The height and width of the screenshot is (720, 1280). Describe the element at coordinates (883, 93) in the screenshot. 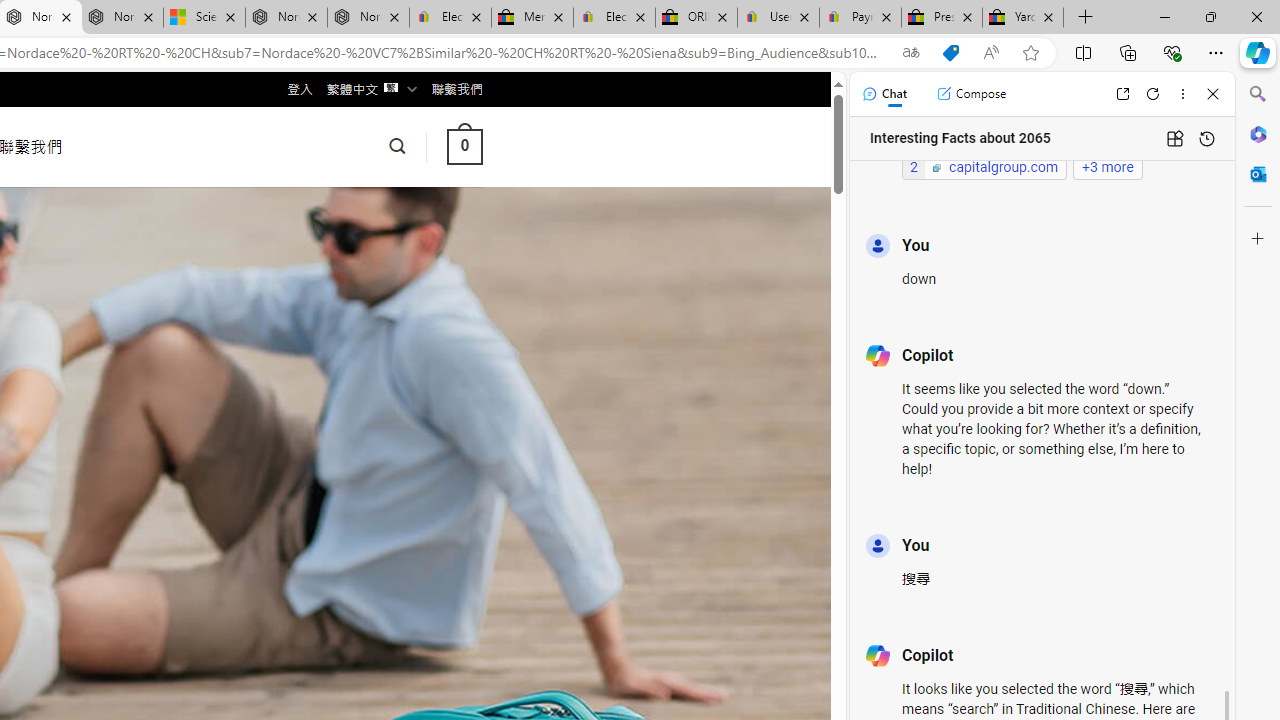

I see `'Chat'` at that location.